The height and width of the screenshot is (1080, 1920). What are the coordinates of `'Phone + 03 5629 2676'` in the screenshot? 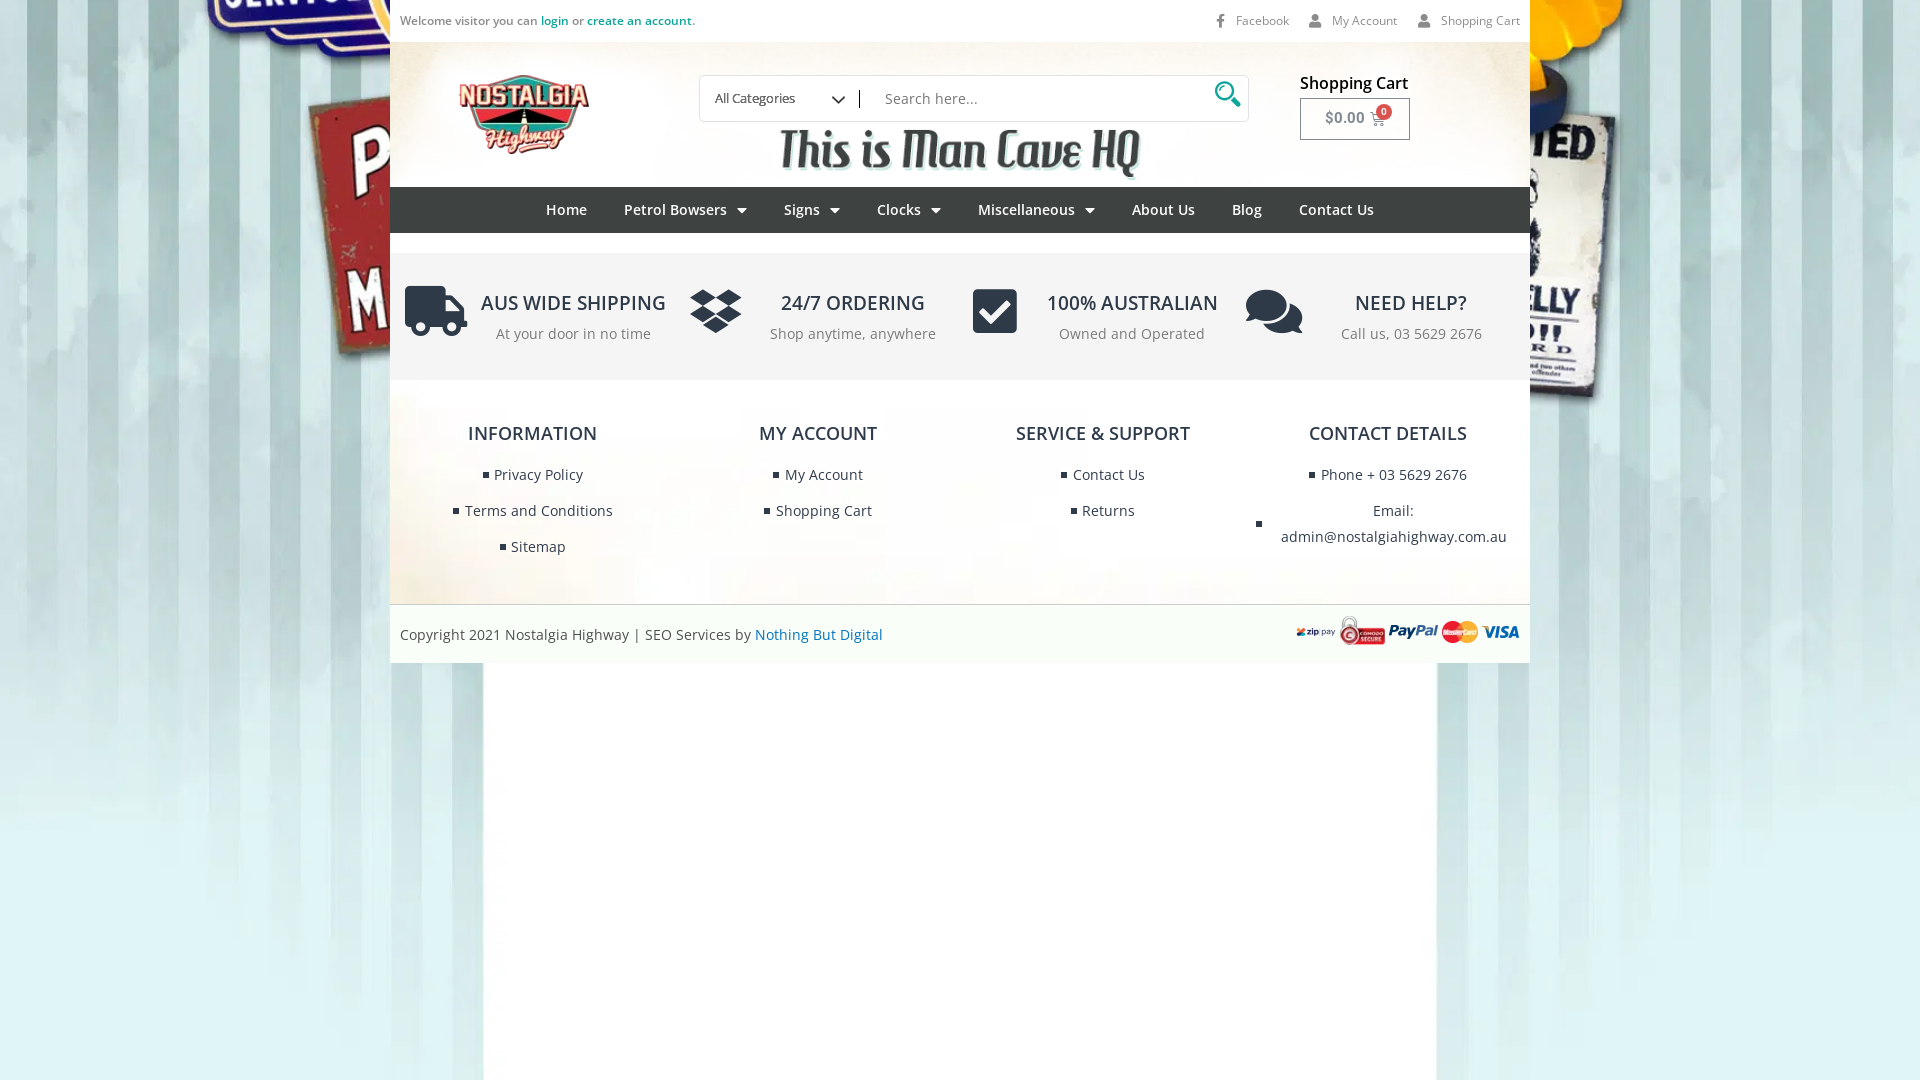 It's located at (1386, 474).